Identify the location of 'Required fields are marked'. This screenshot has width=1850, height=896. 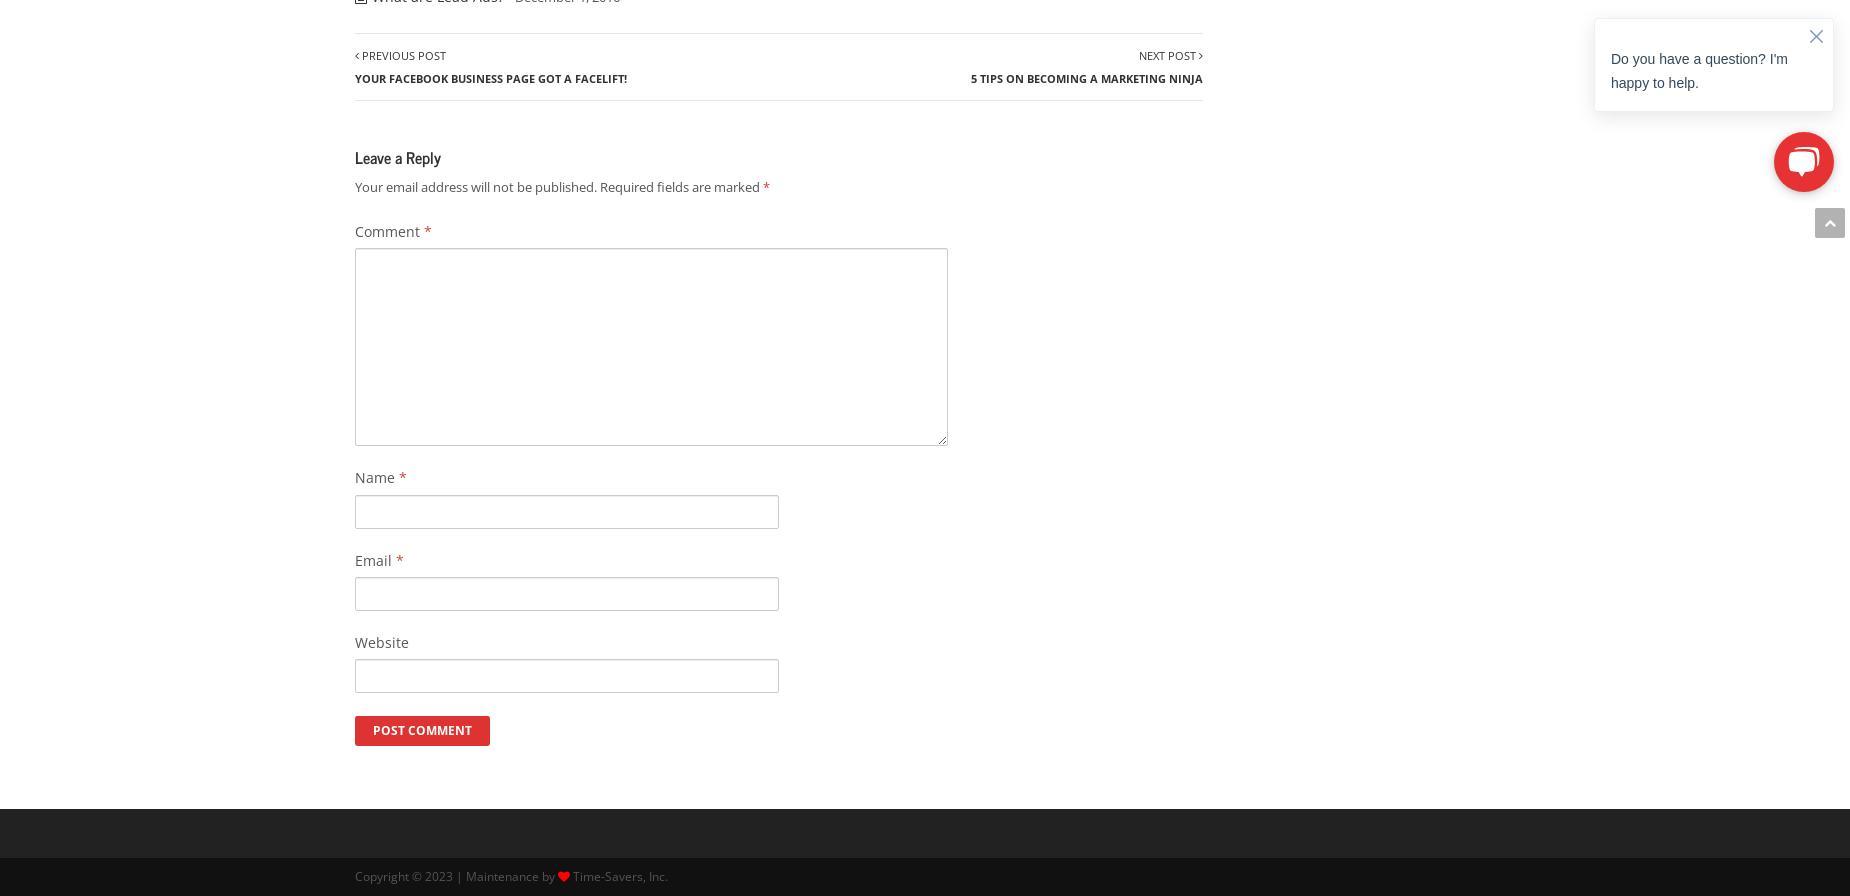
(681, 186).